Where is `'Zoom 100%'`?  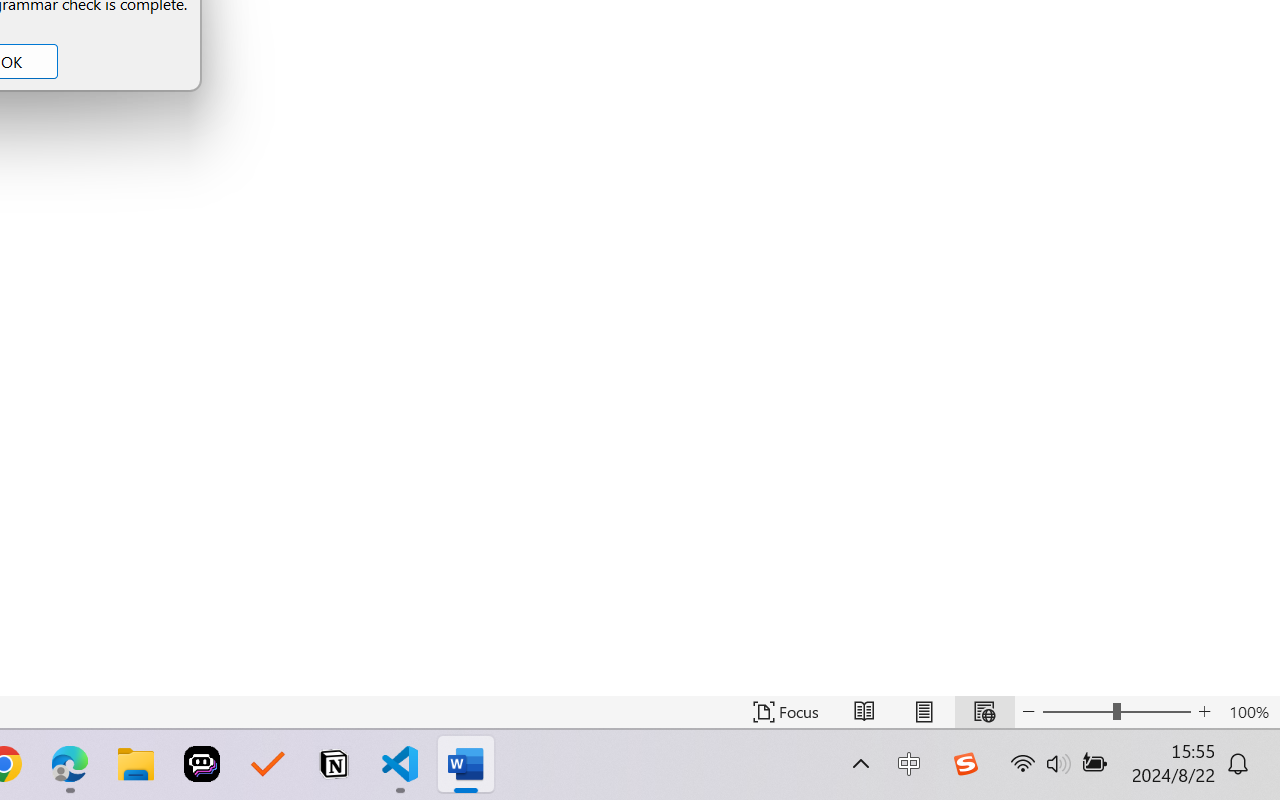 'Zoom 100%' is located at coordinates (1248, 711).